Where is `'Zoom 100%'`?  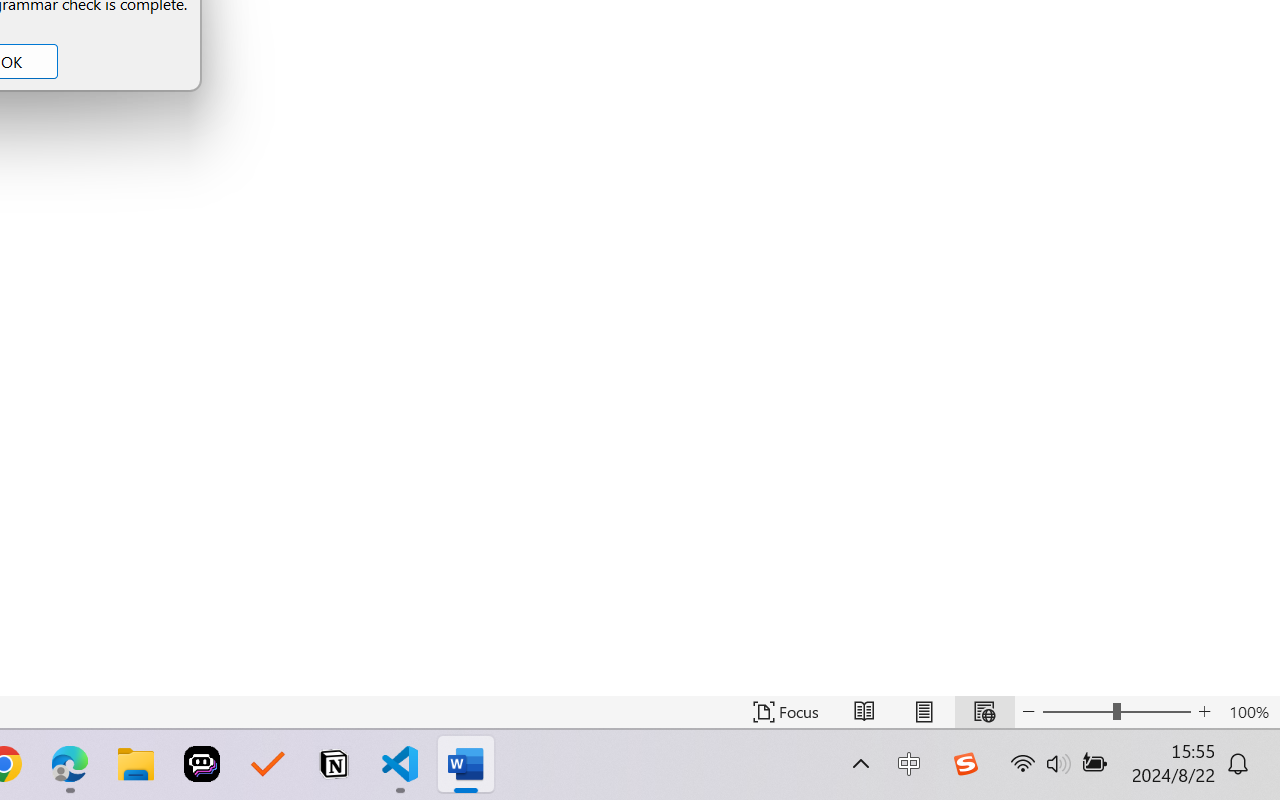 'Zoom 100%' is located at coordinates (1248, 711).